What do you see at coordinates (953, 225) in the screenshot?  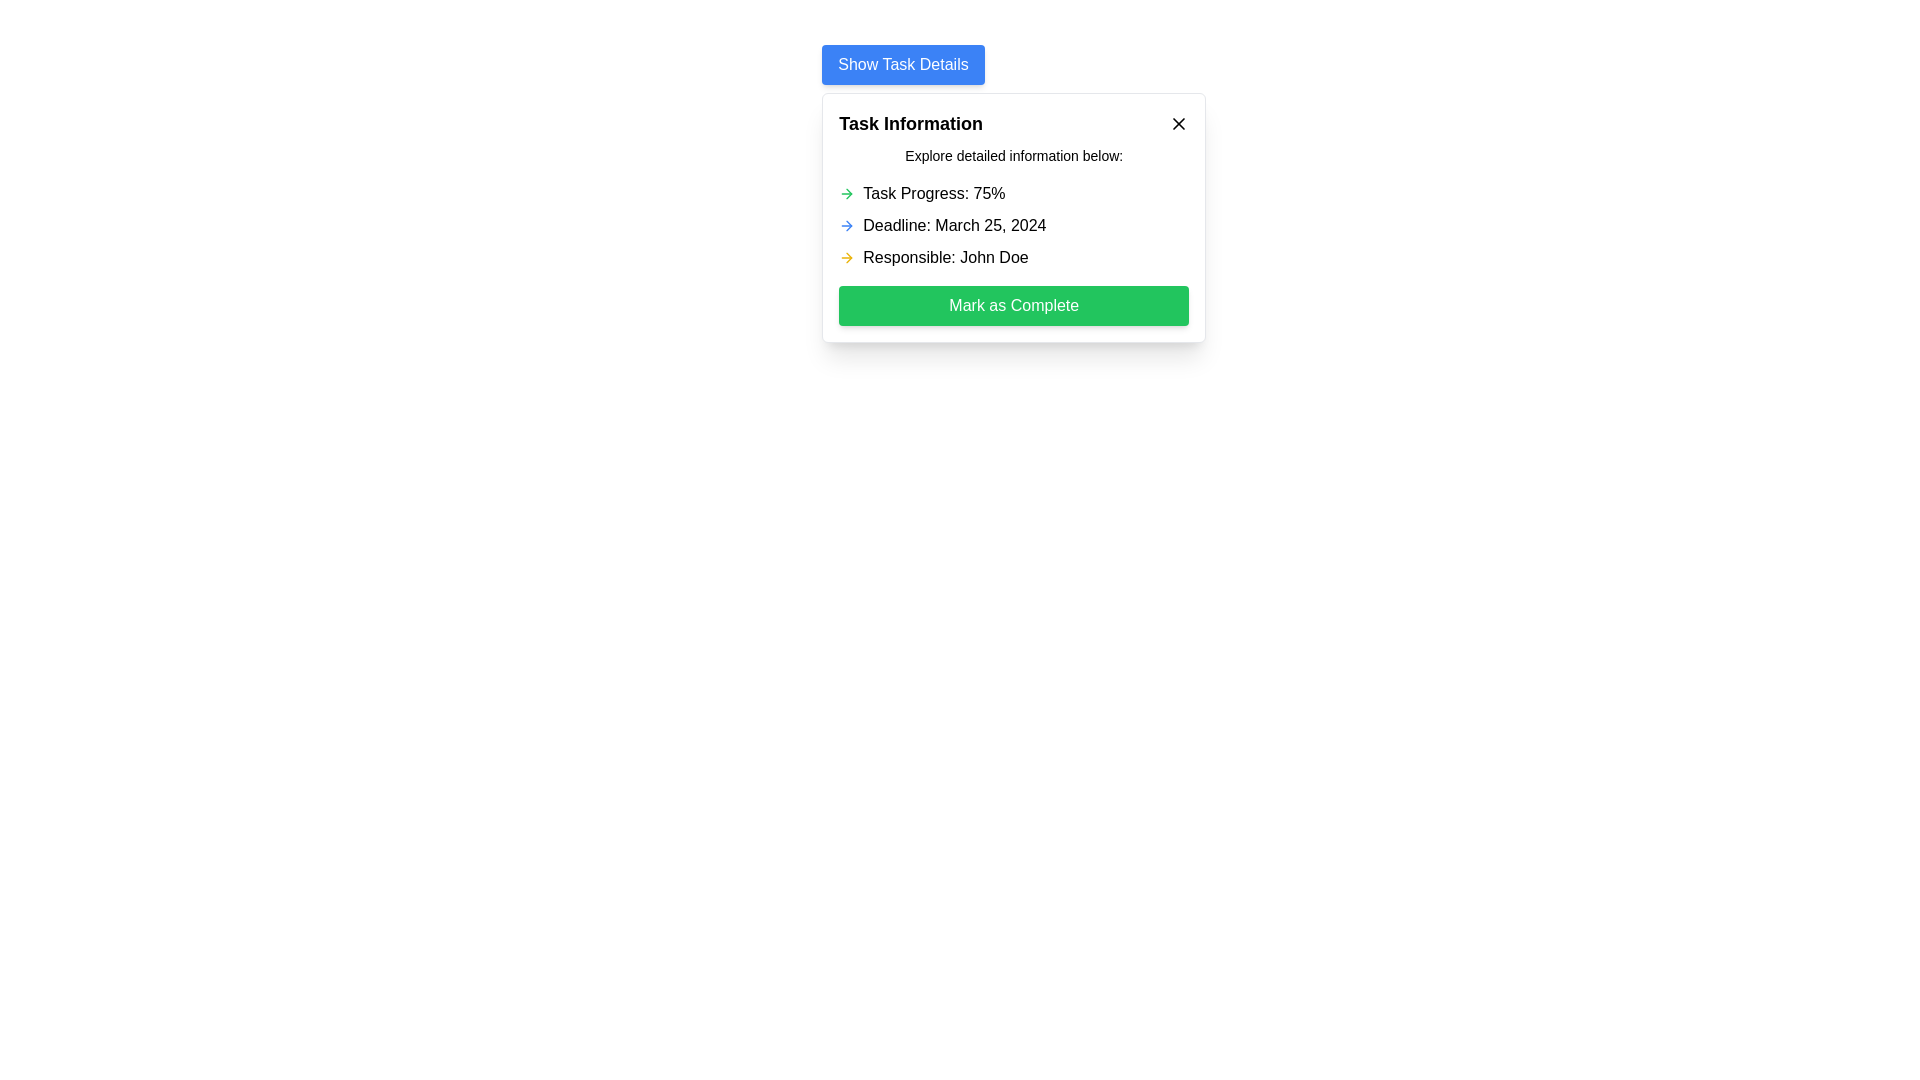 I see `the deadline information text label located in the 'Task Information' modal, which is positioned centrally below the 'Task Progress' information and above the 'Responsible' section` at bounding box center [953, 225].